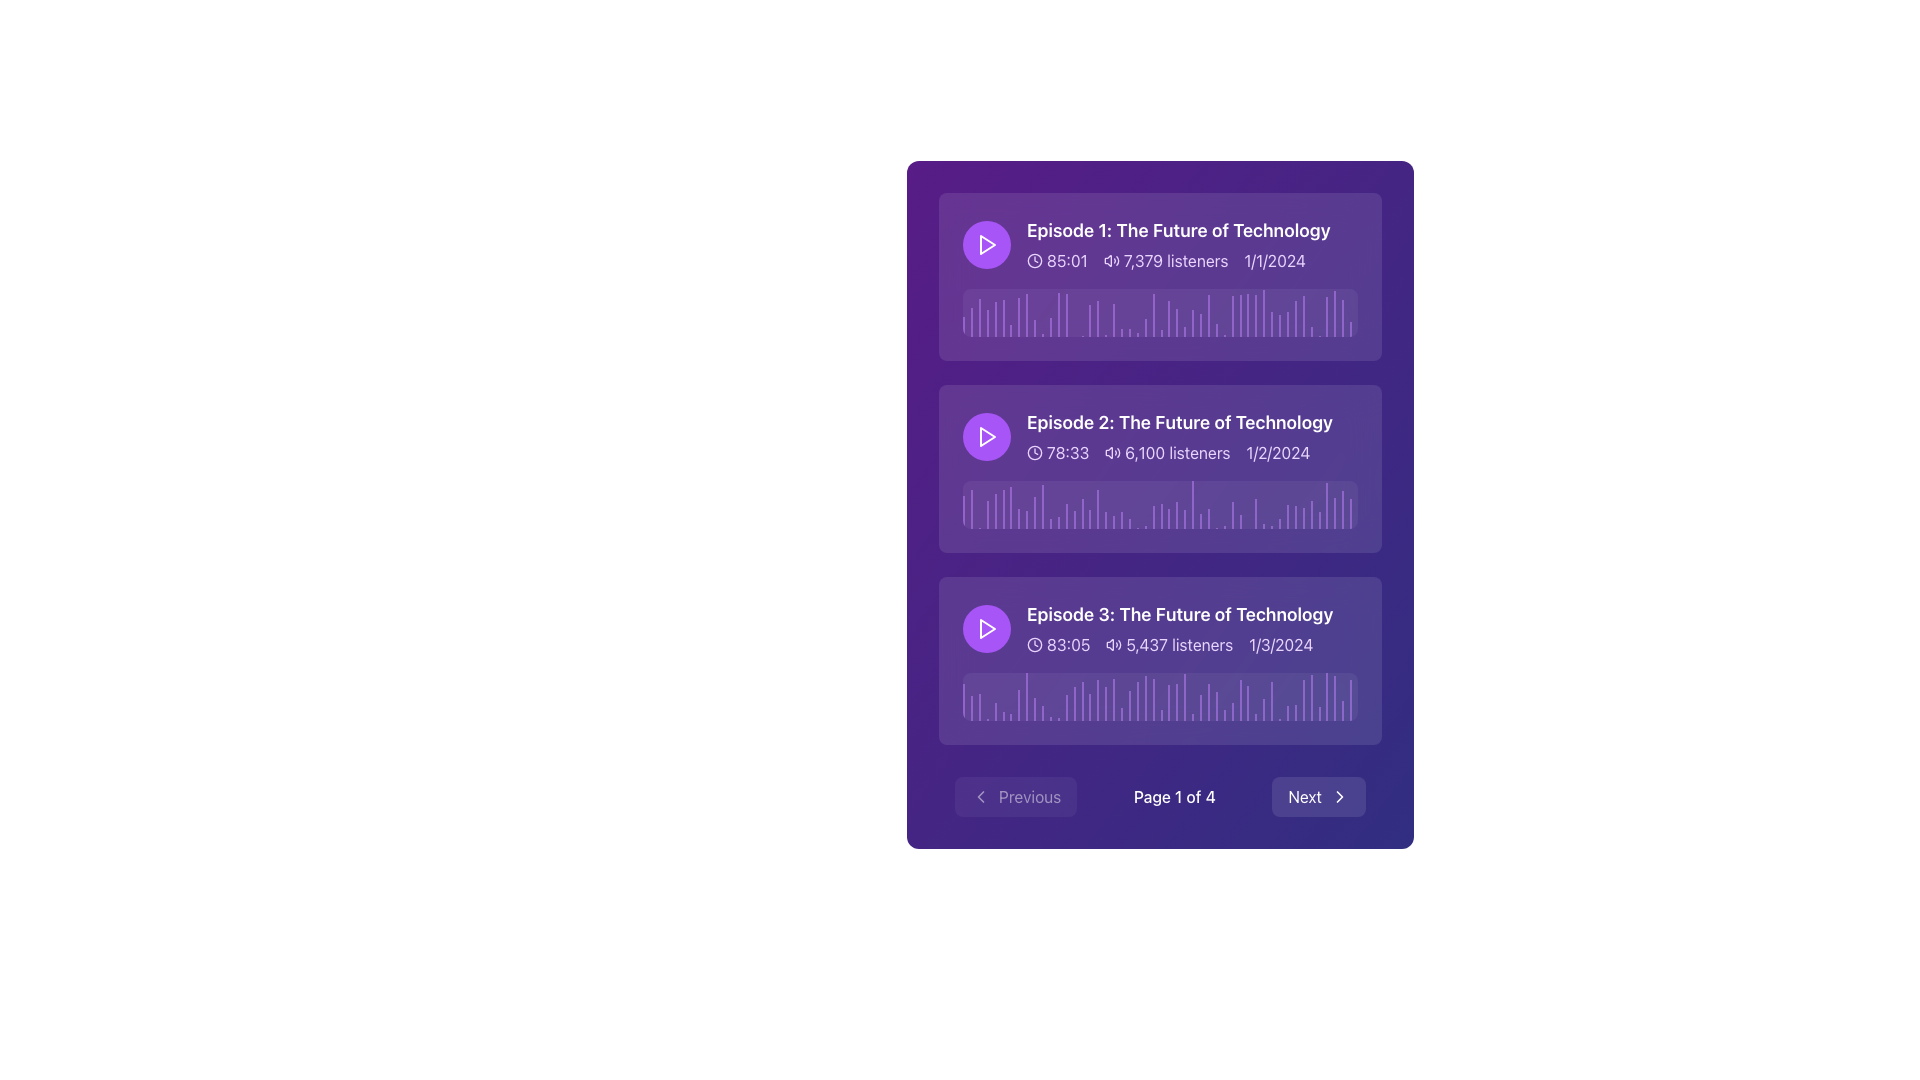  What do you see at coordinates (1277, 452) in the screenshot?
I see `date displayed in the text label located at the bottom-right corner of the second card, which shows '1/2/2024'` at bounding box center [1277, 452].